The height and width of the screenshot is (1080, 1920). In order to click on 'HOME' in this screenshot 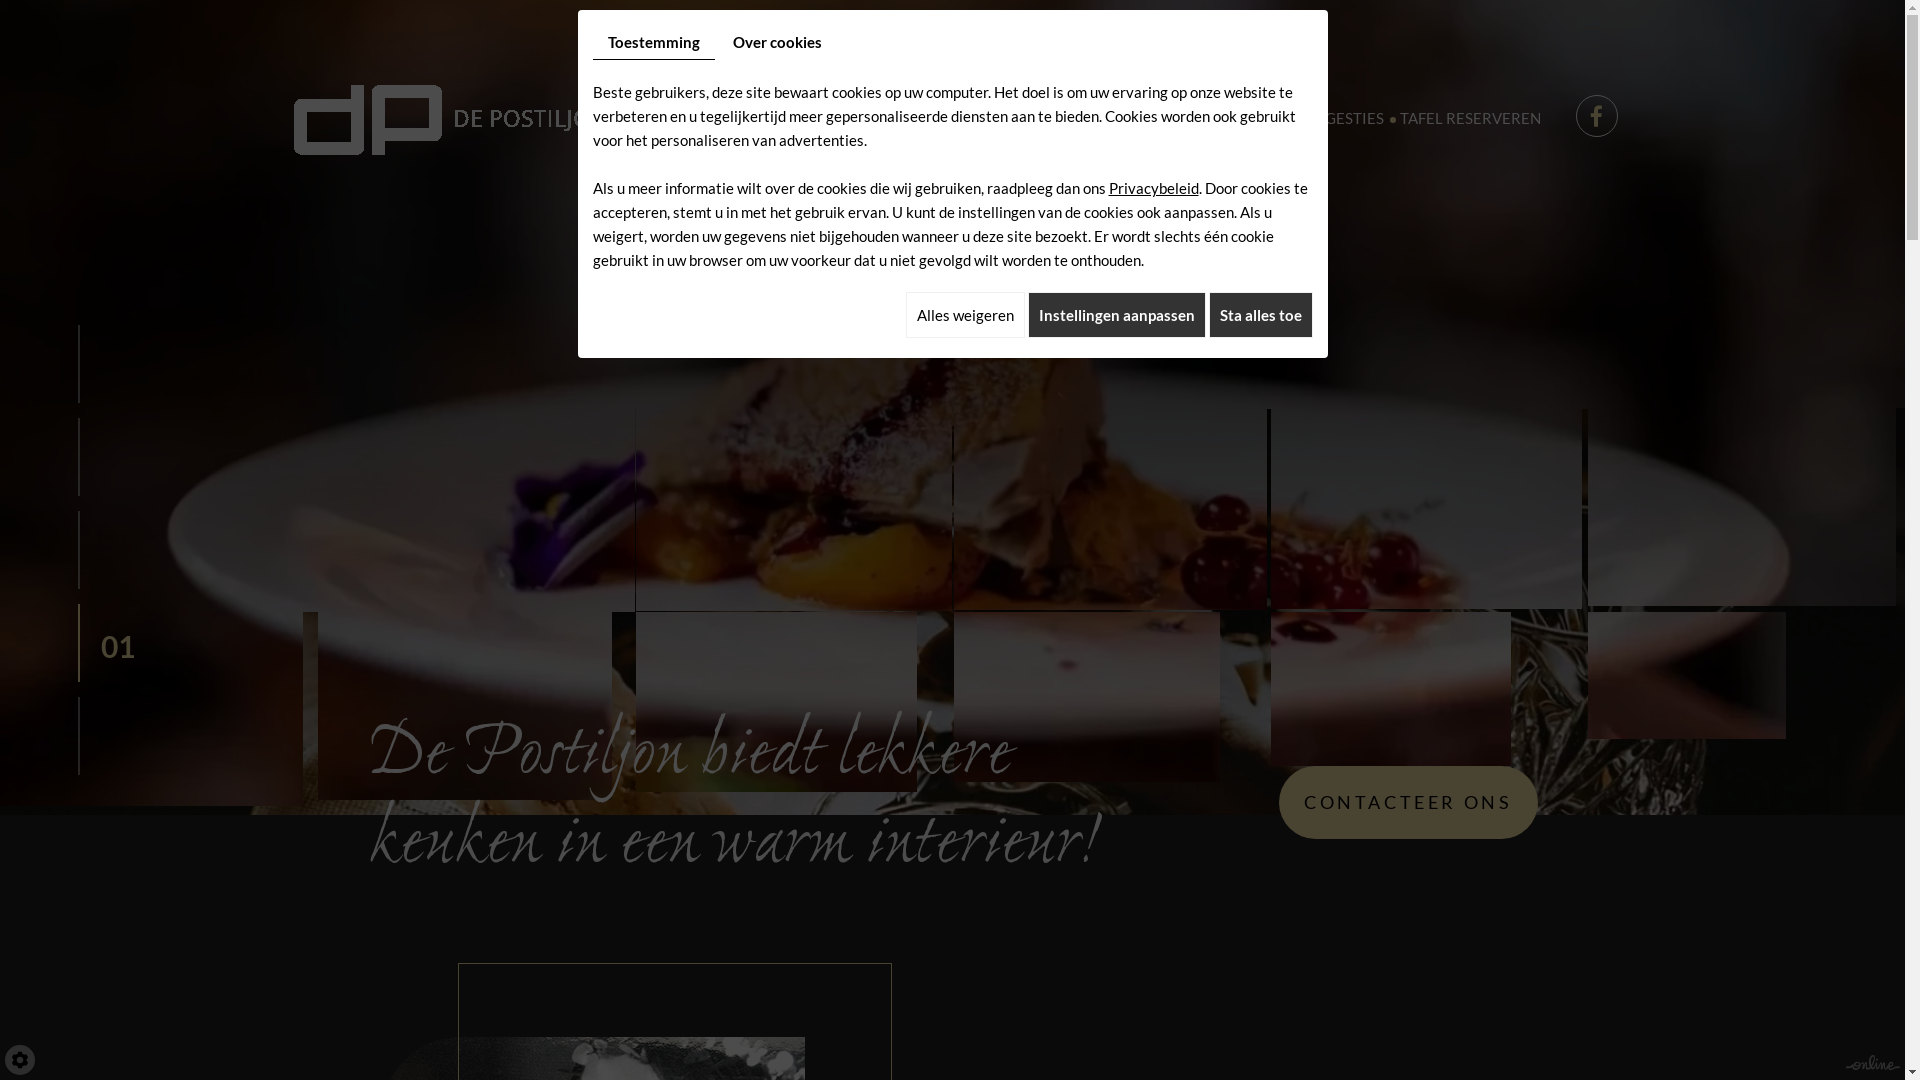, I will do `click(706, 118)`.